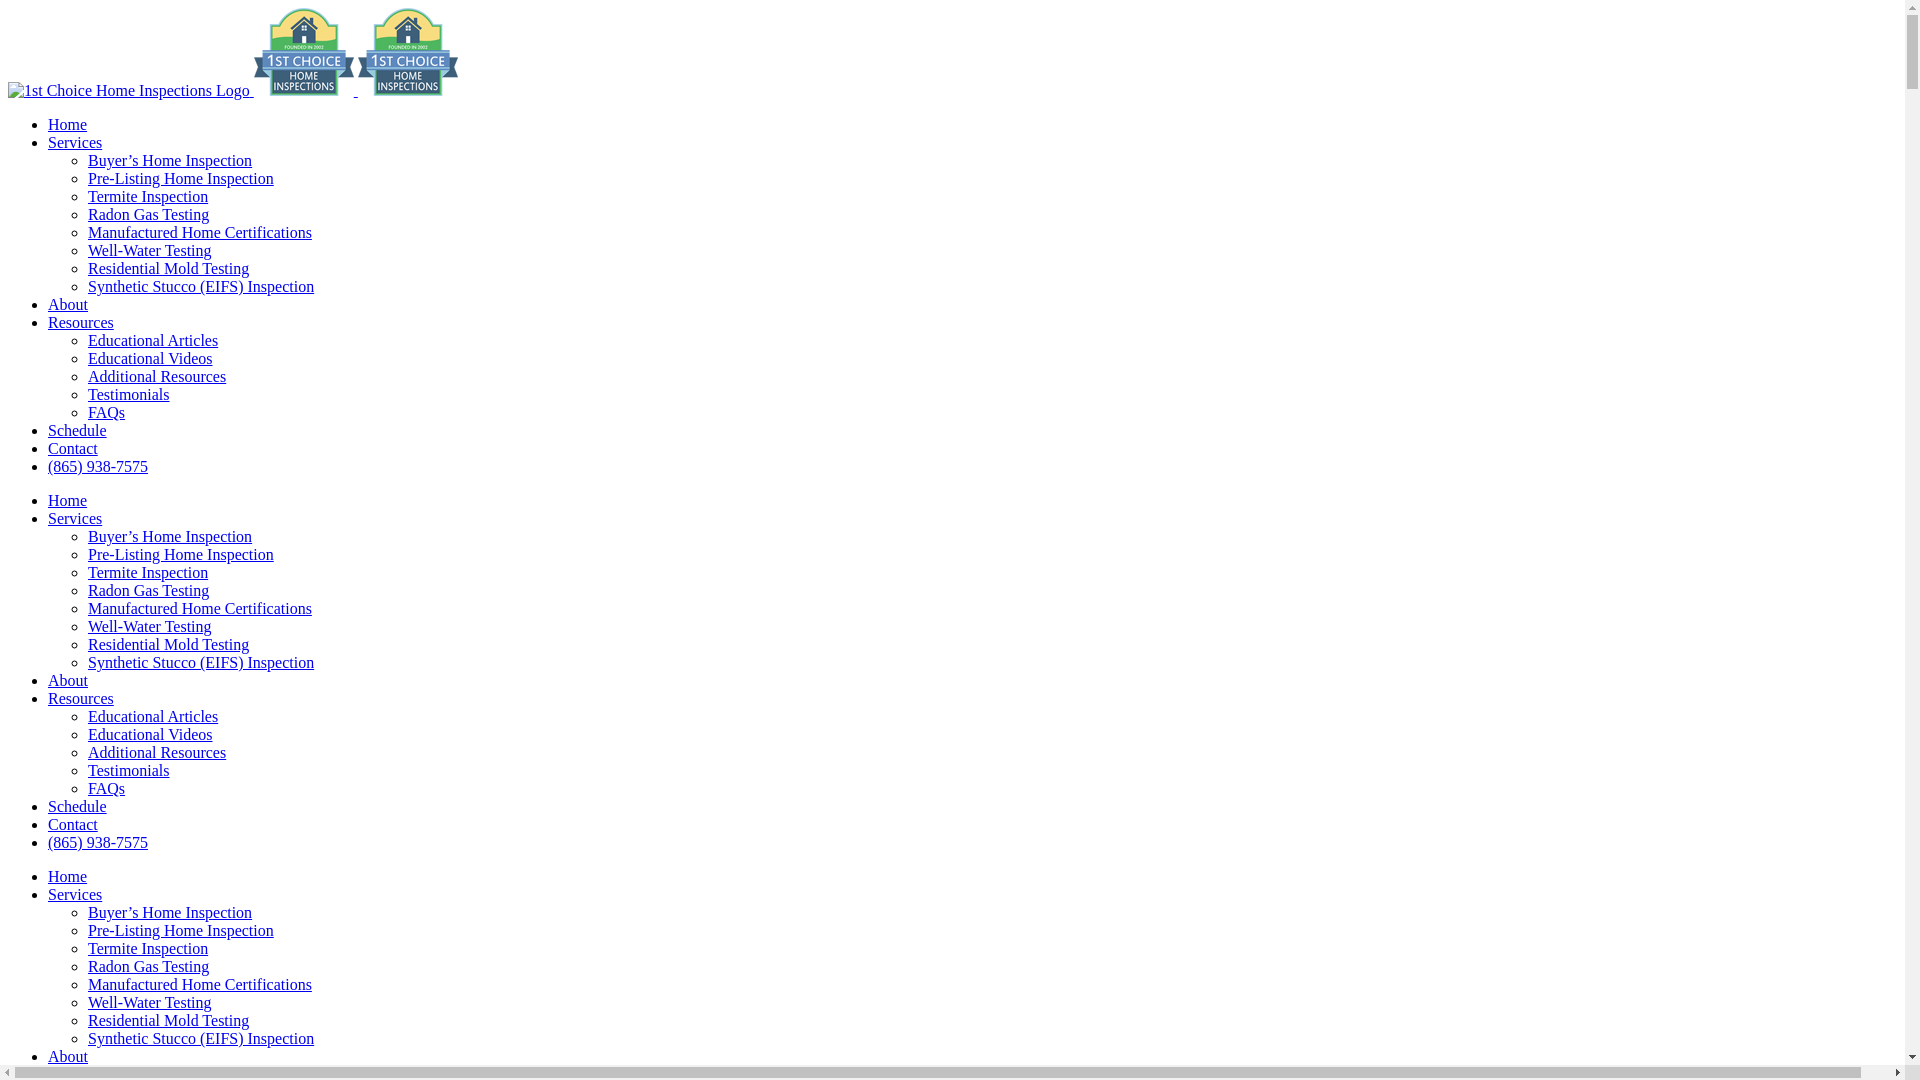 This screenshot has width=1920, height=1080. What do you see at coordinates (86, 752) in the screenshot?
I see `'Additional Resources'` at bounding box center [86, 752].